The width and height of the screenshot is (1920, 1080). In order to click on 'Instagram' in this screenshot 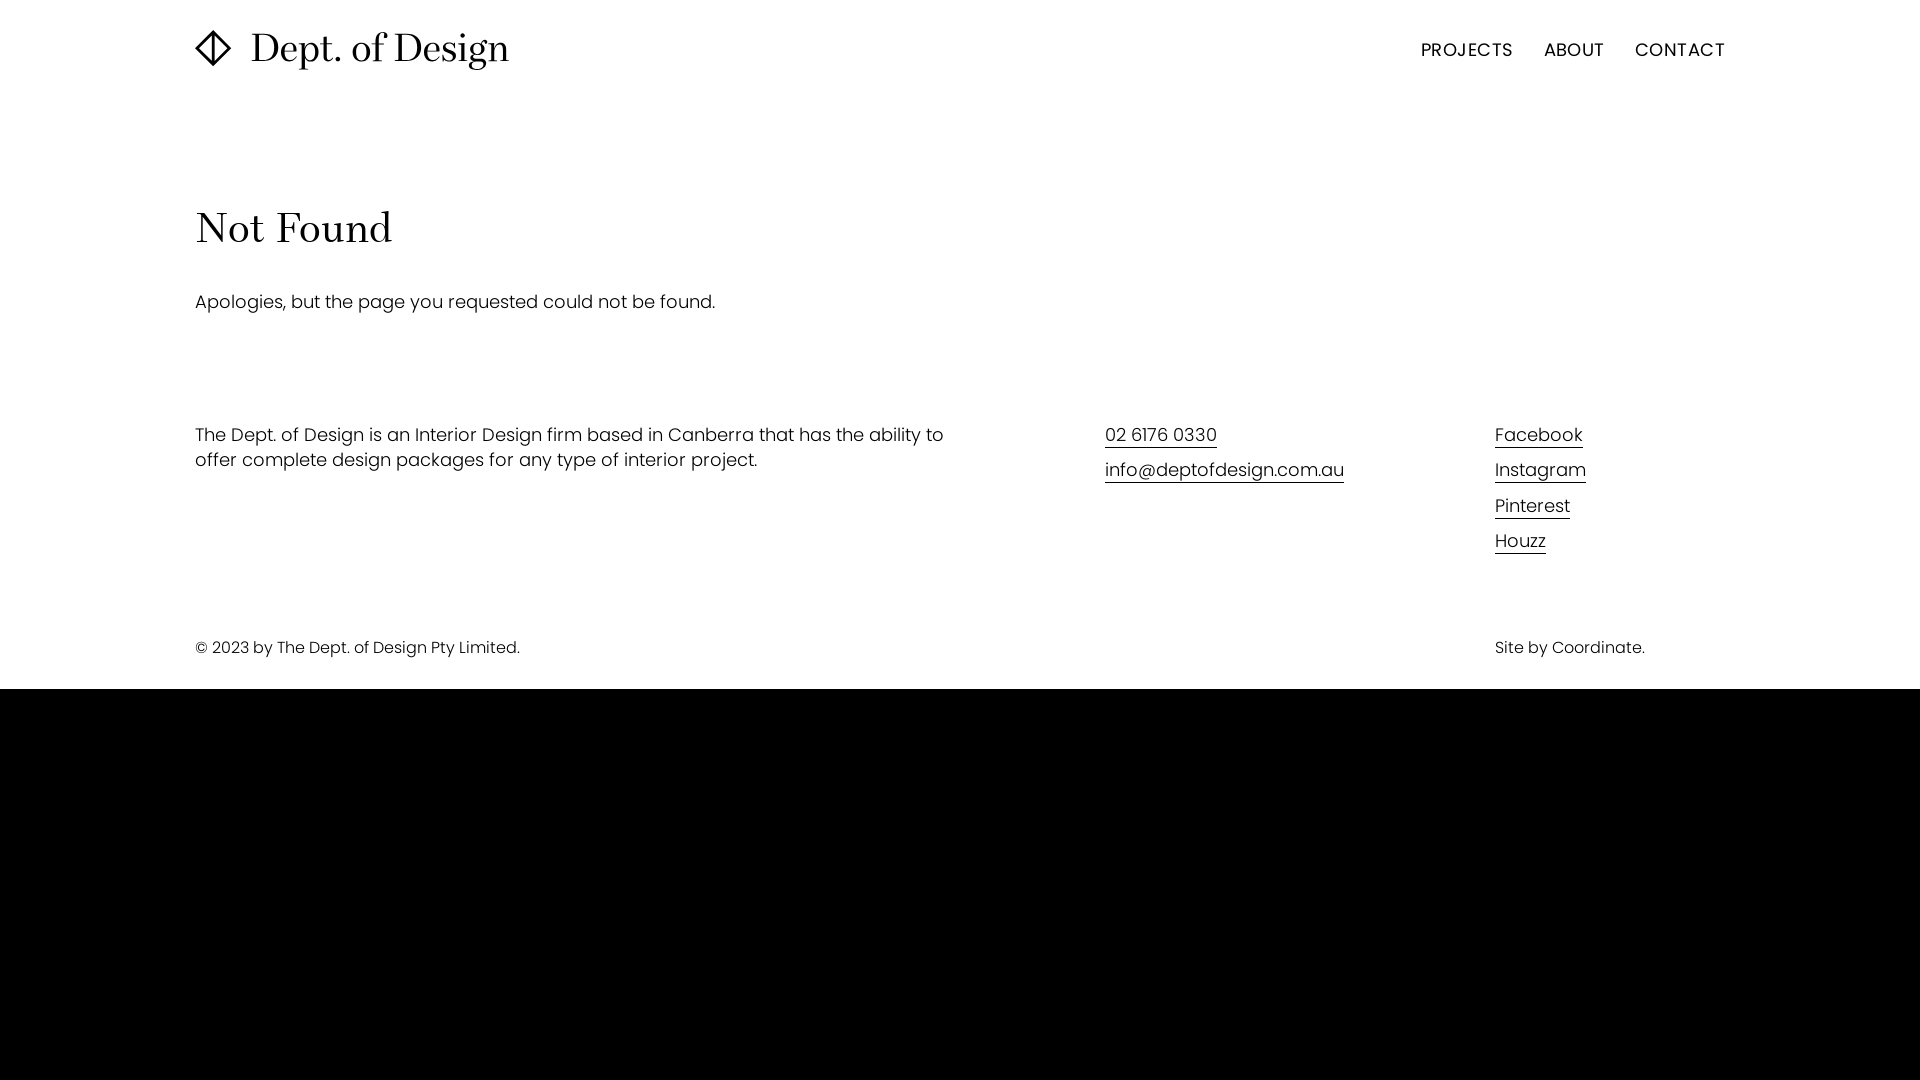, I will do `click(1539, 469)`.